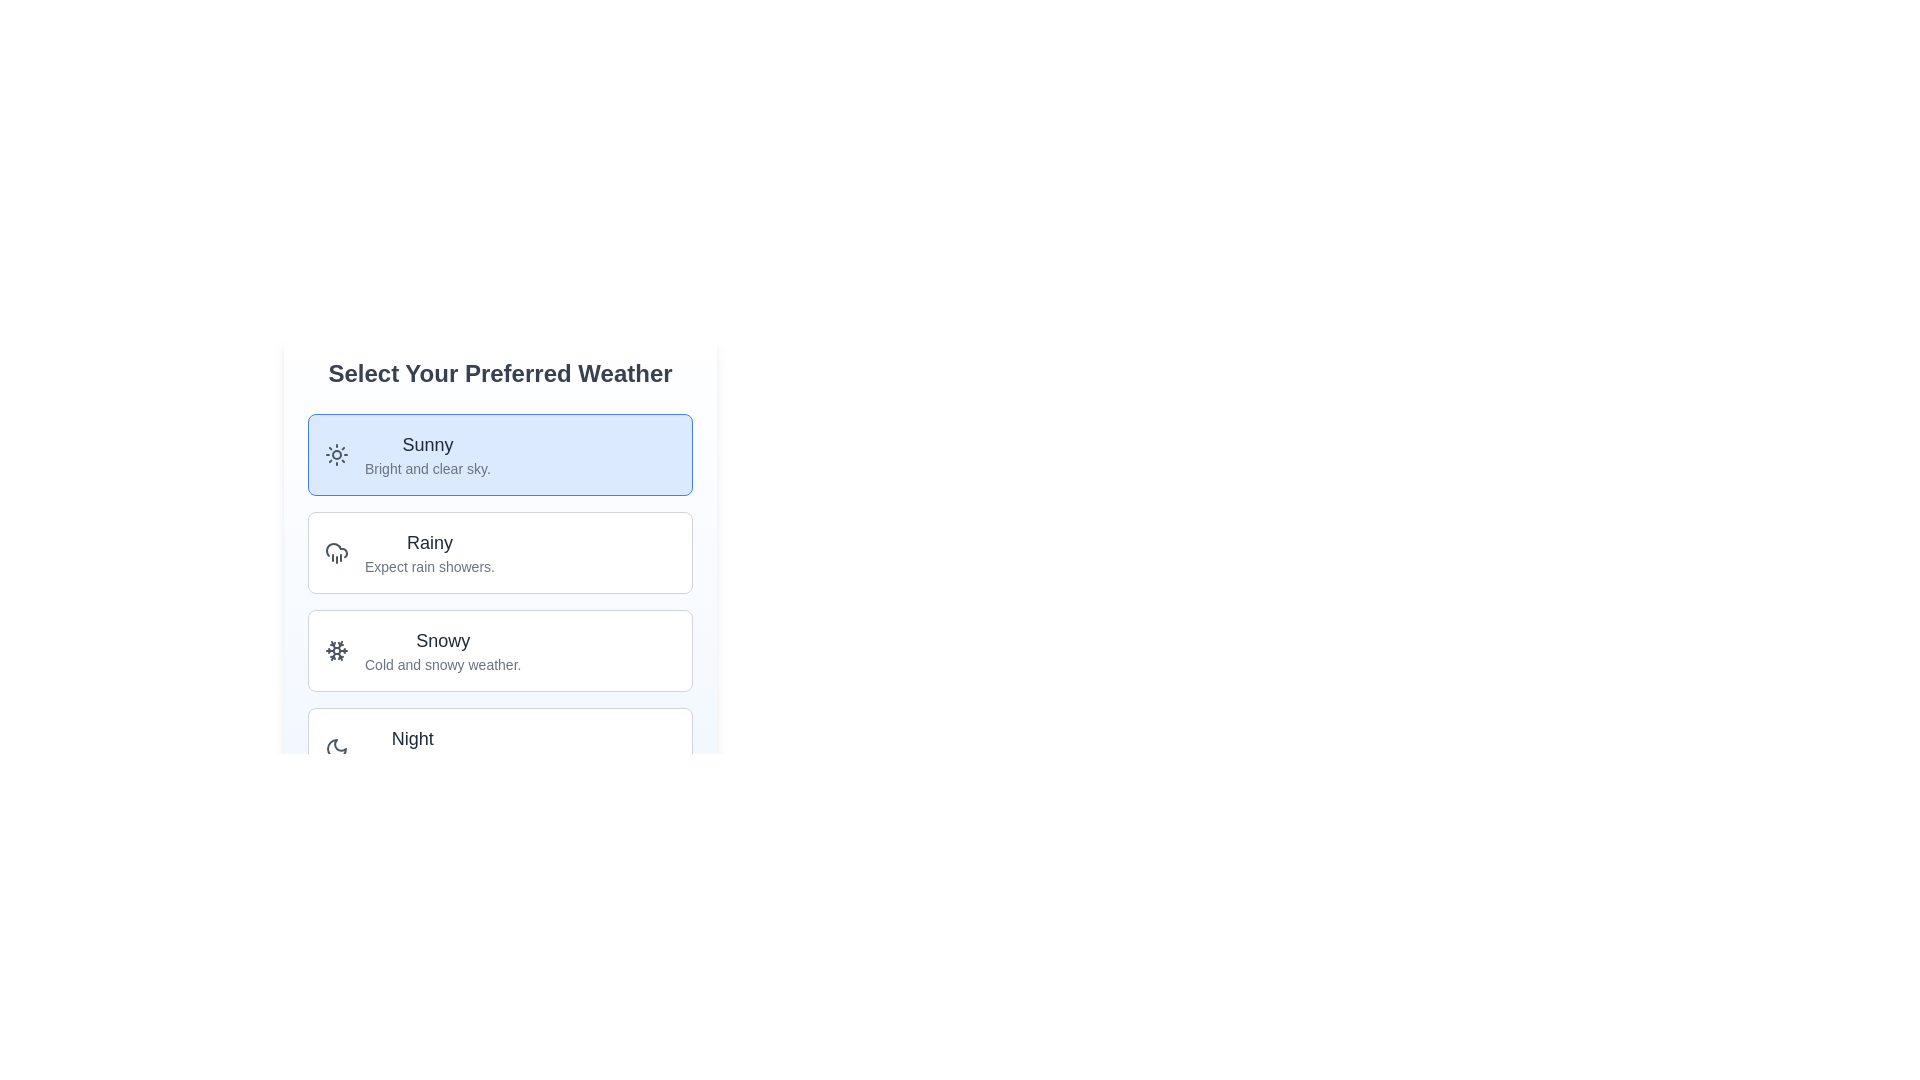  Describe the element at coordinates (333, 655) in the screenshot. I see `the fifth sub-element of the snowflake icon within the SVG graphic, located next to the 'Snowy' option in the weather preference selection interface` at that location.